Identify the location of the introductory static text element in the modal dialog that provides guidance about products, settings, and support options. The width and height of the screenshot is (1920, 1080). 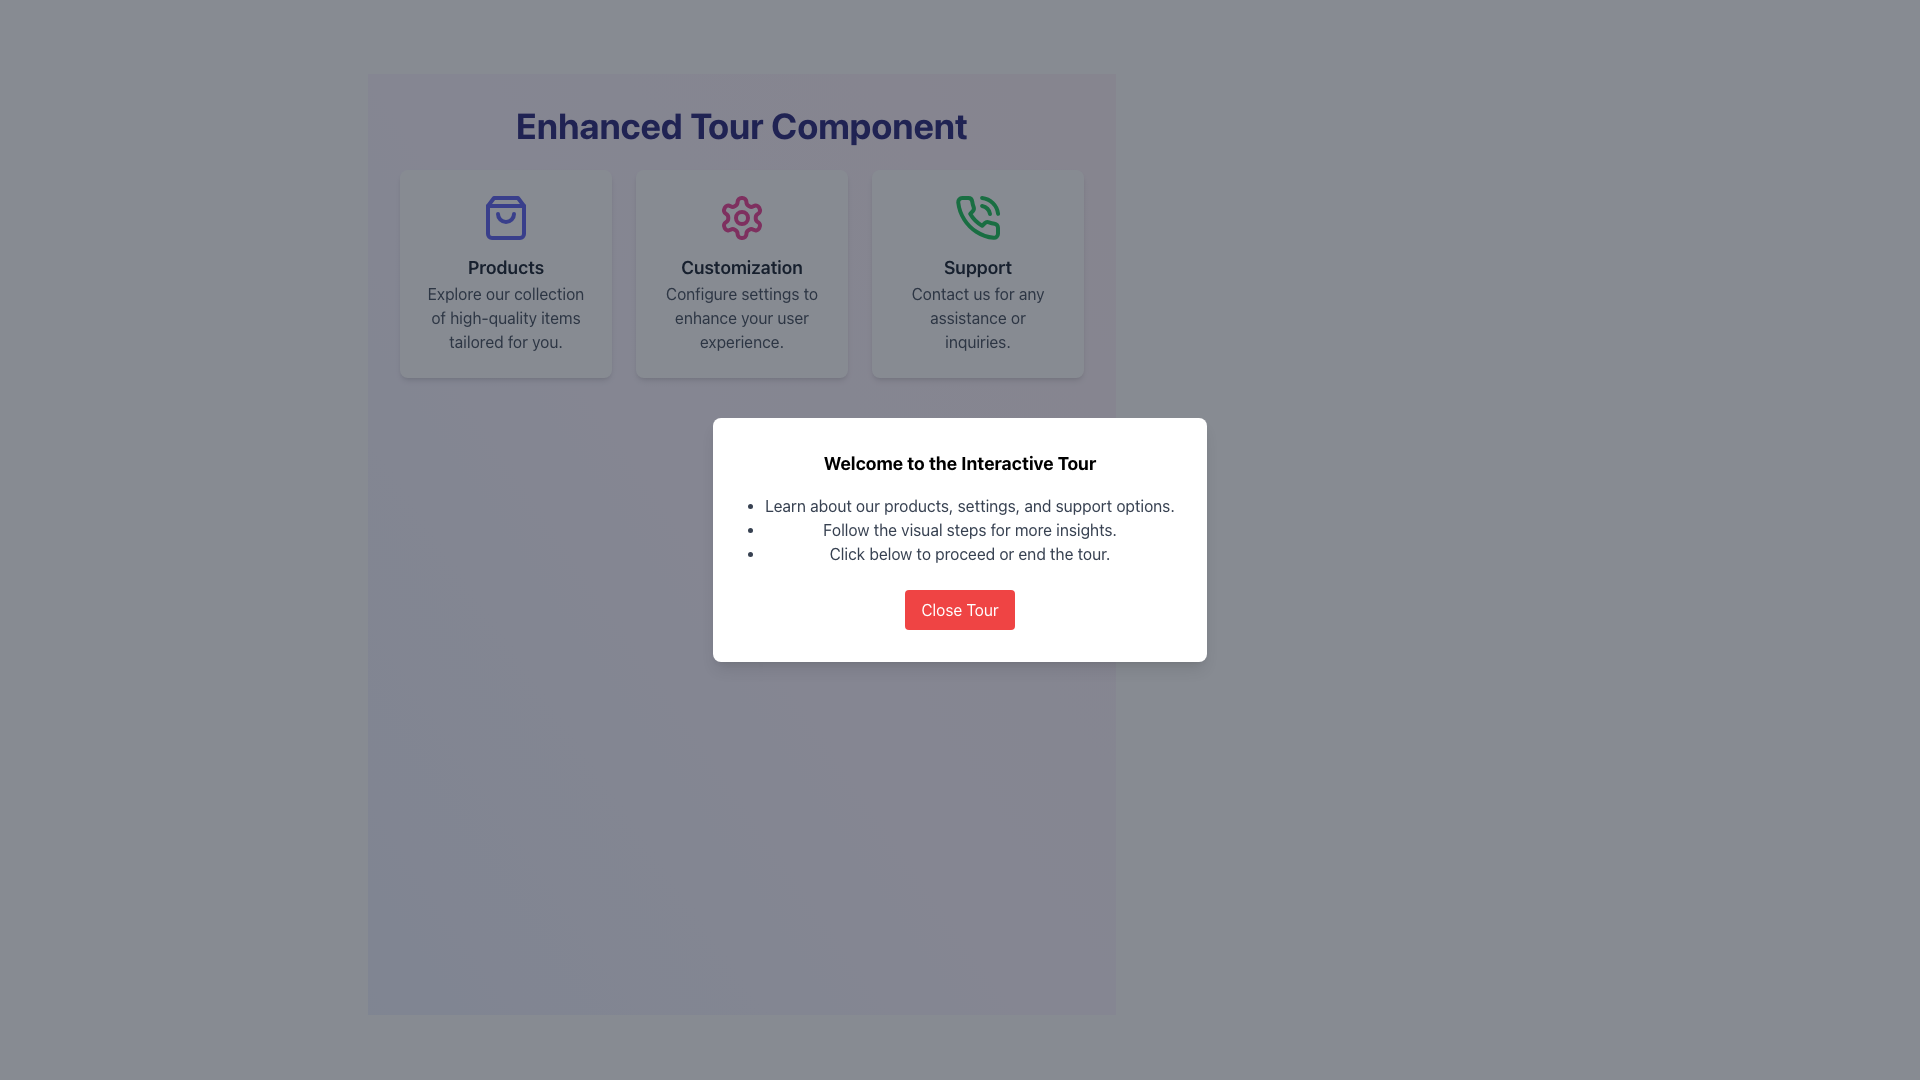
(969, 504).